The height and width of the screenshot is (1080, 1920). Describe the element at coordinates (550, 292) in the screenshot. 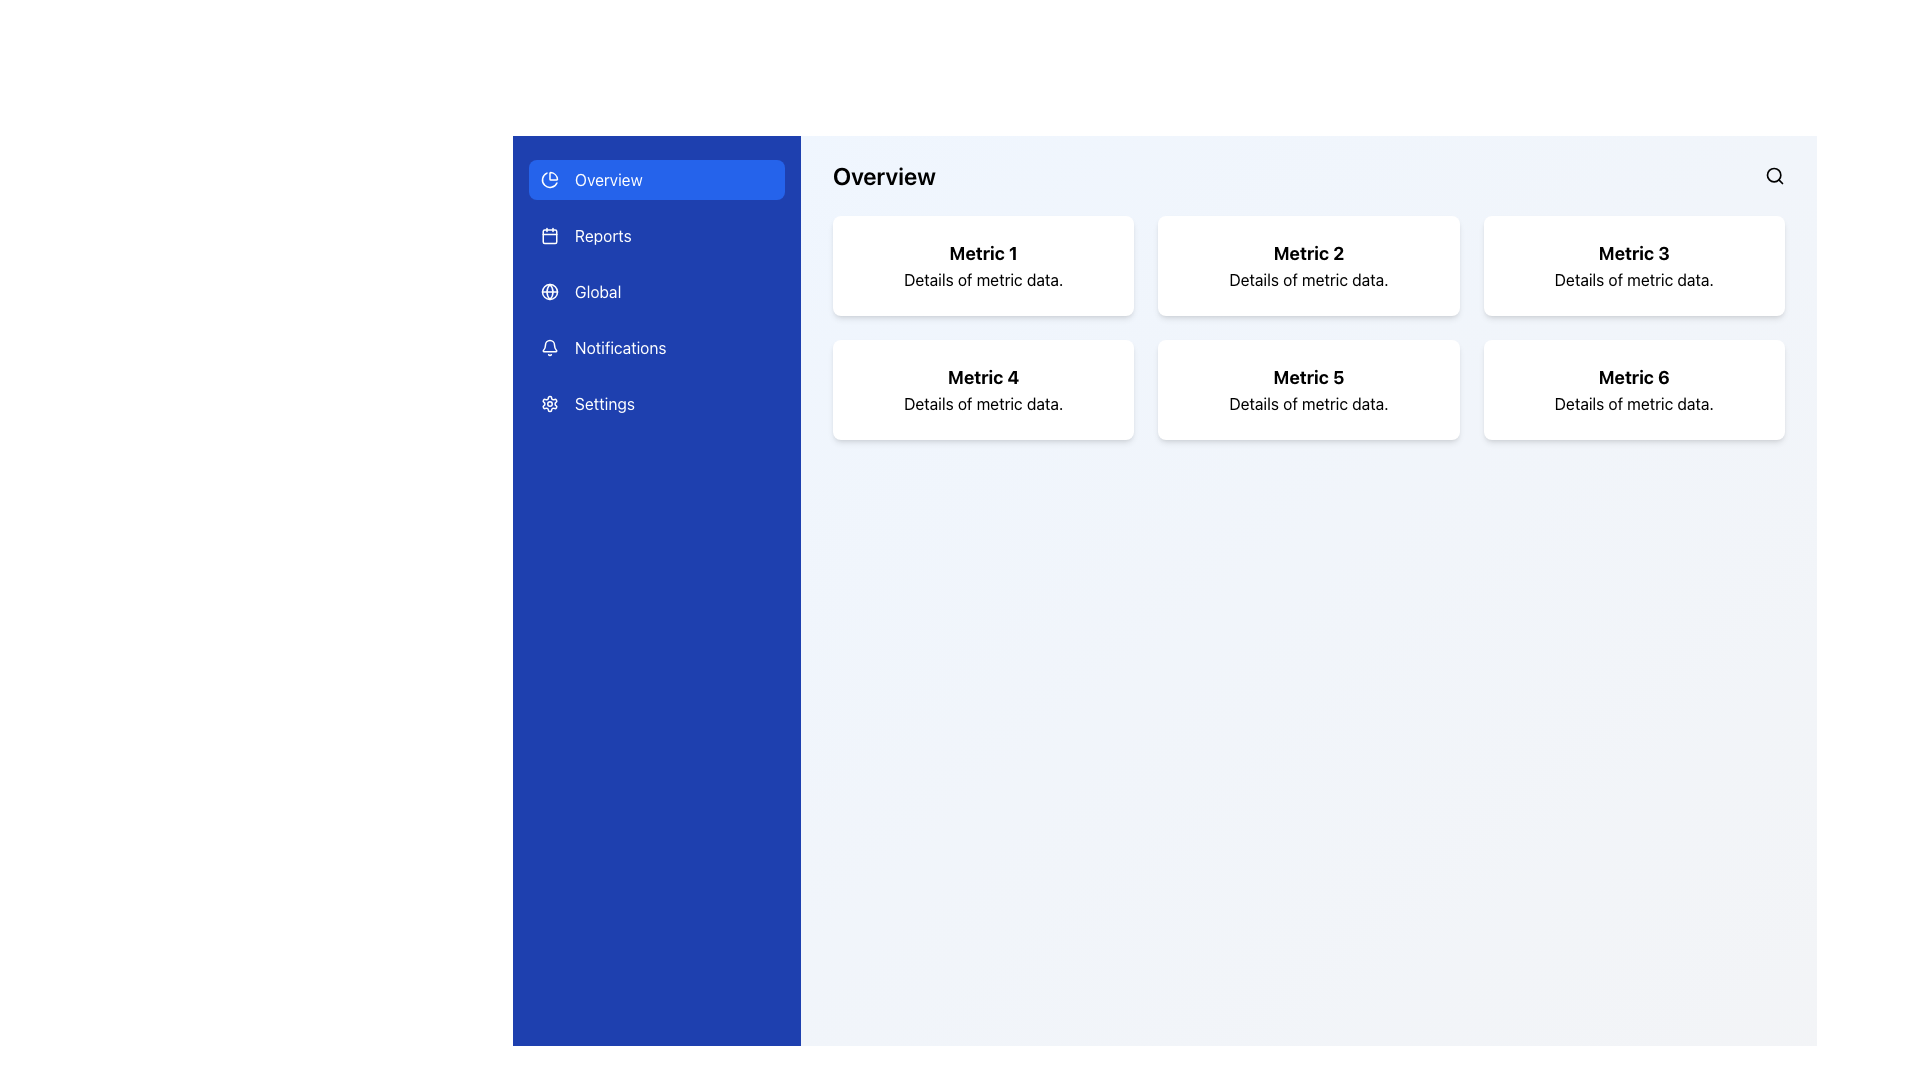

I see `the central curved line of the globe icon located in the navigation bar next to the 'Global' text` at that location.